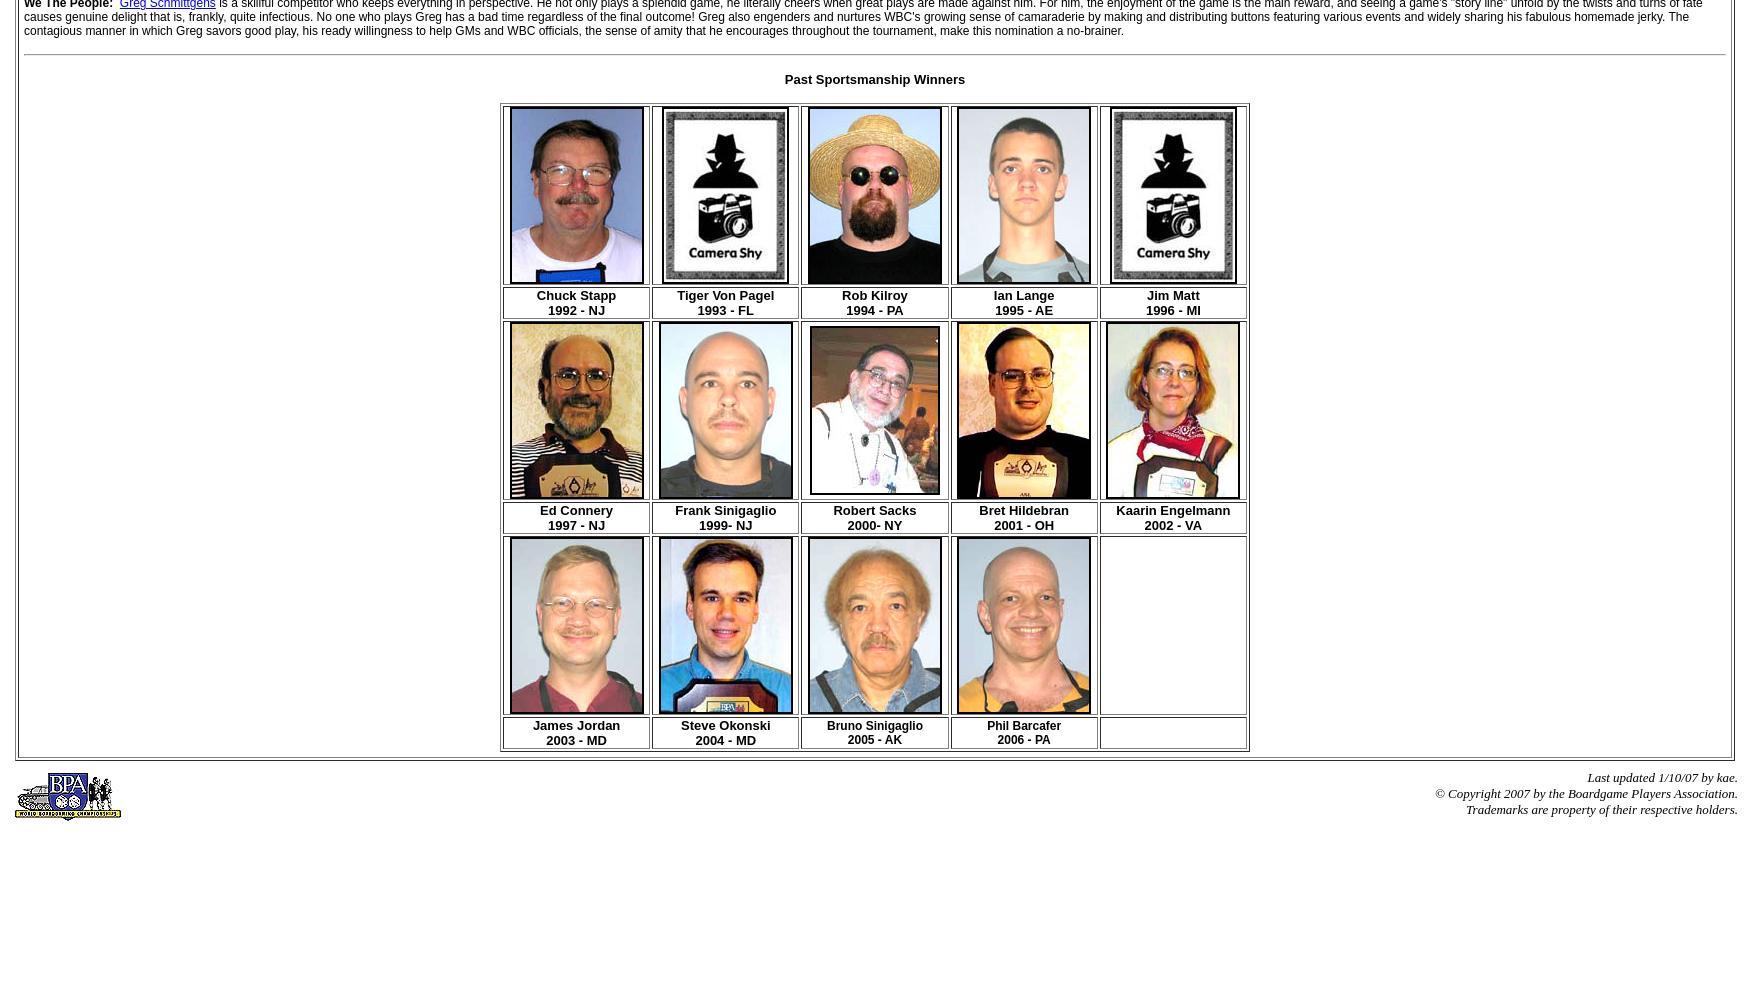  What do you see at coordinates (992, 295) in the screenshot?
I see `'Ian Lange'` at bounding box center [992, 295].